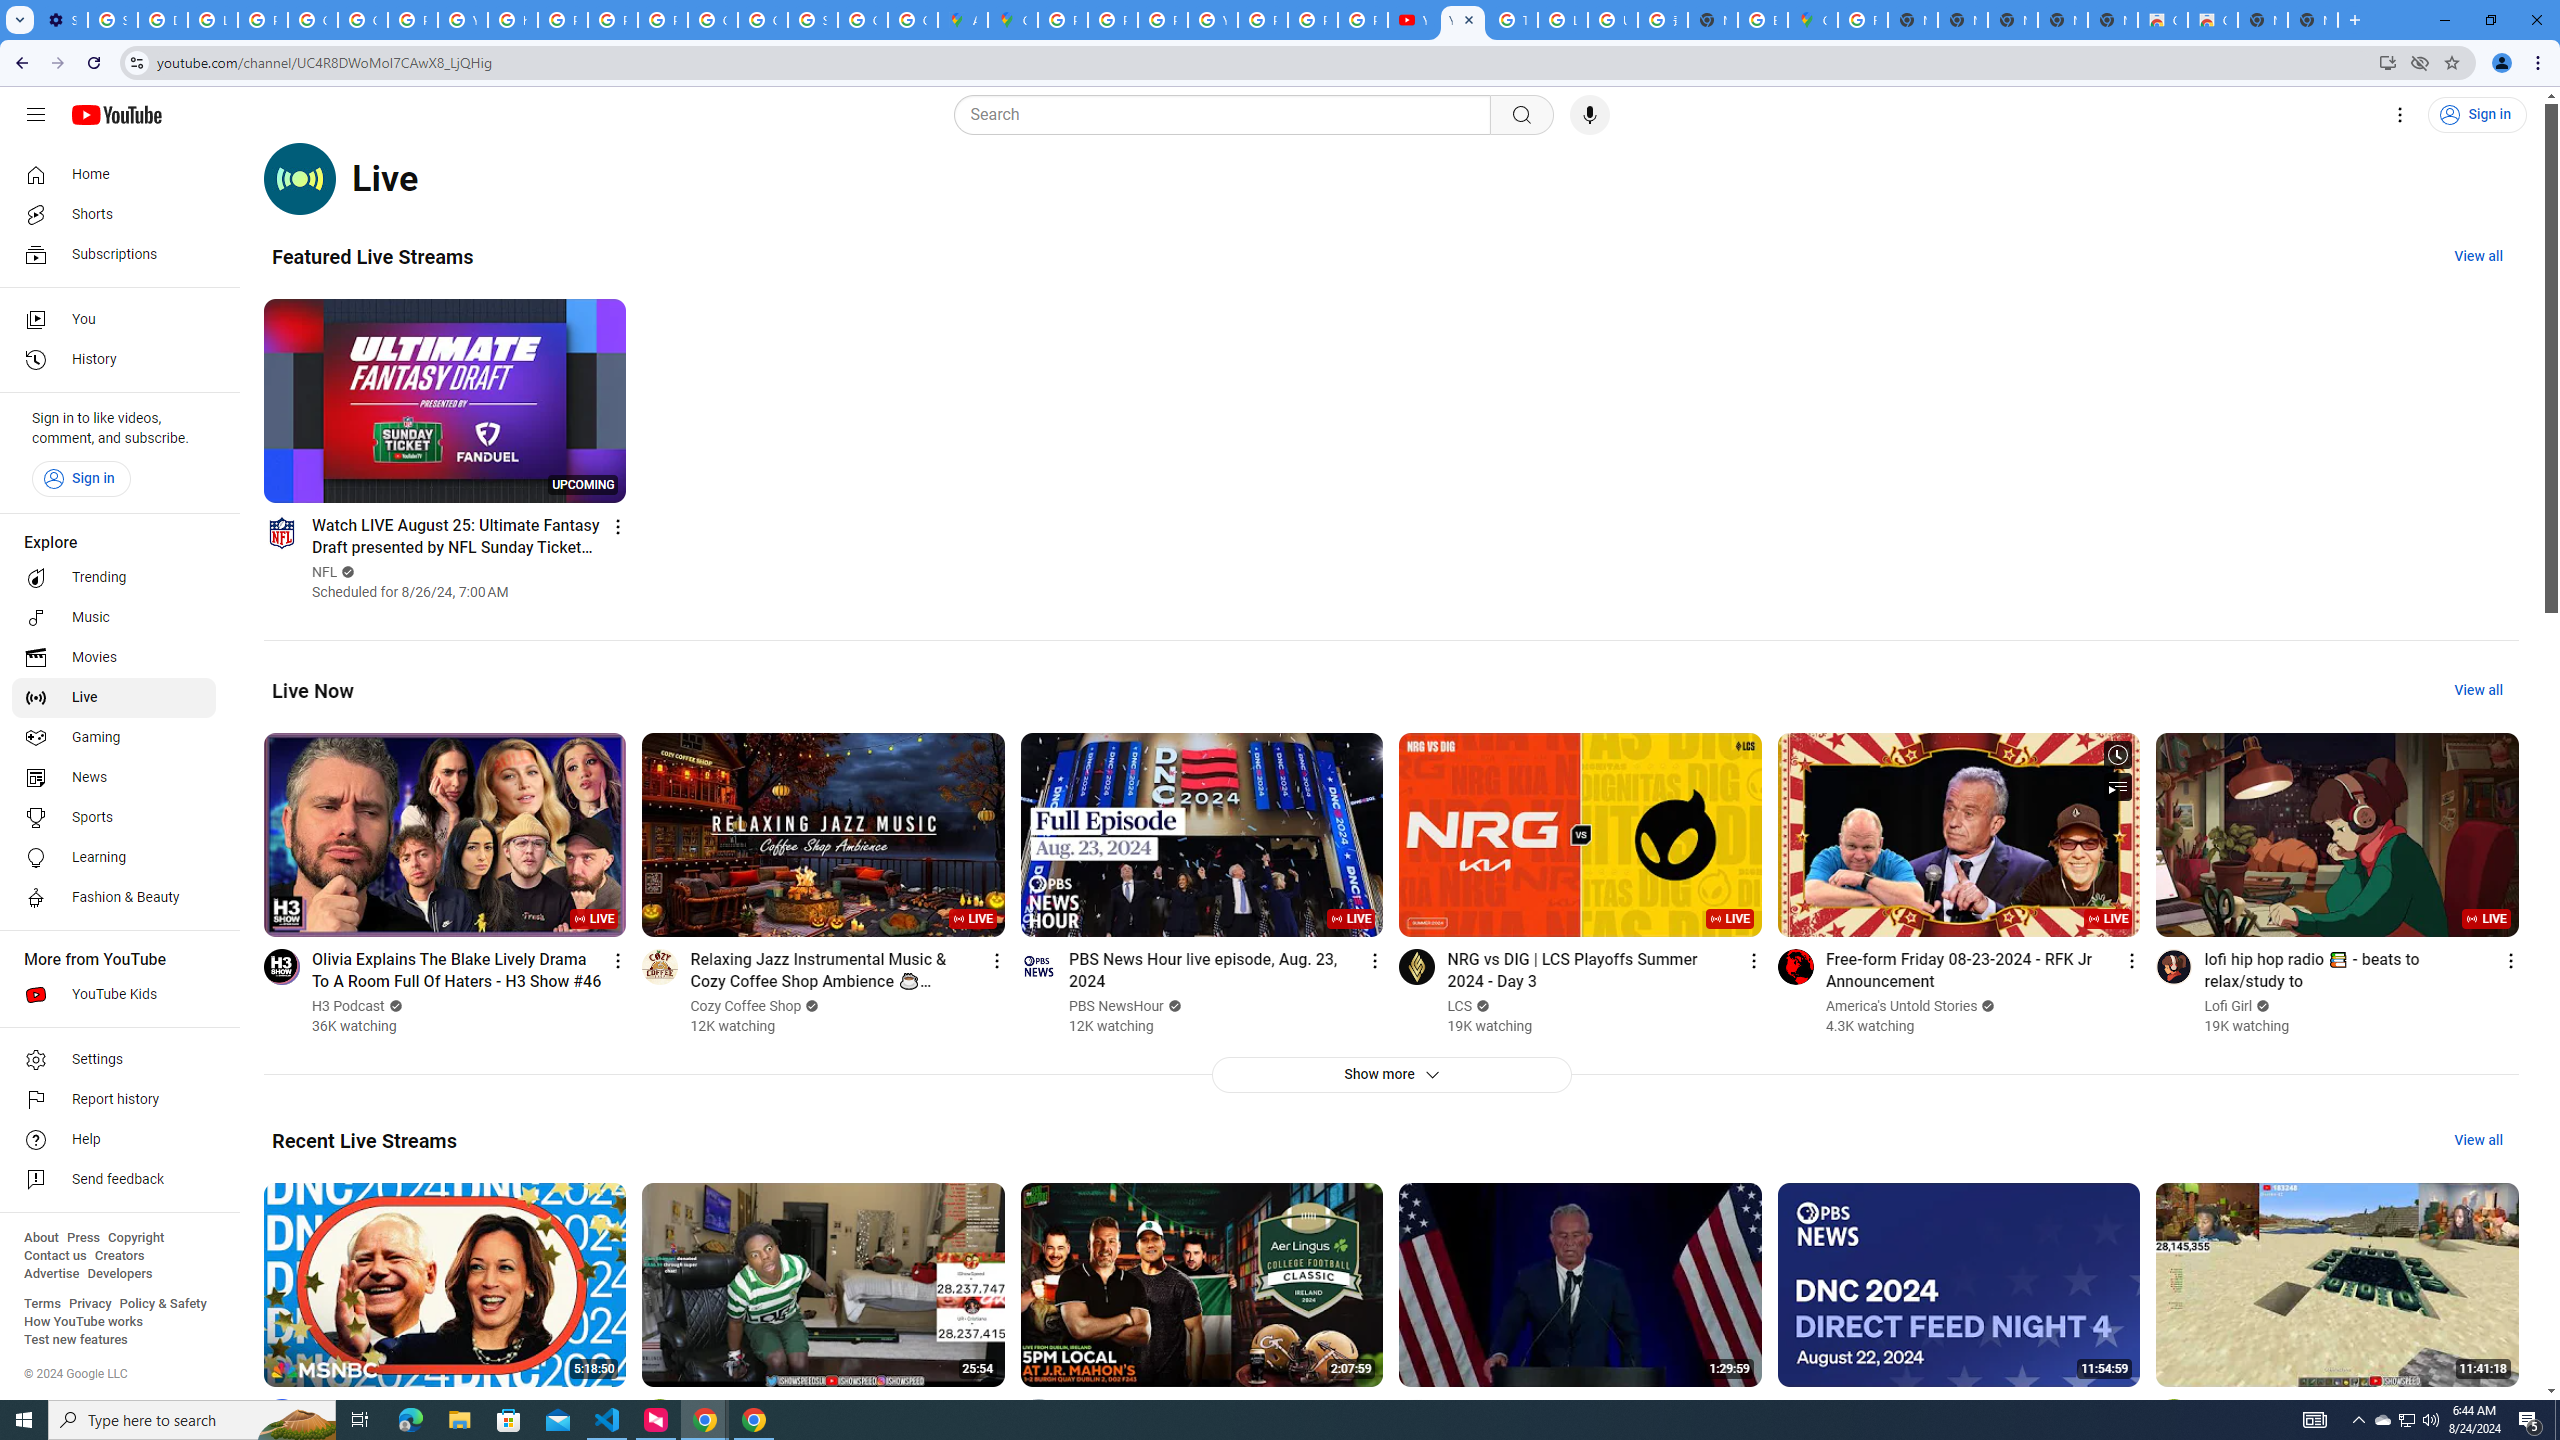 This screenshot has height=1440, width=2560. What do you see at coordinates (162, 1302) in the screenshot?
I see `'Policy & Safety'` at bounding box center [162, 1302].